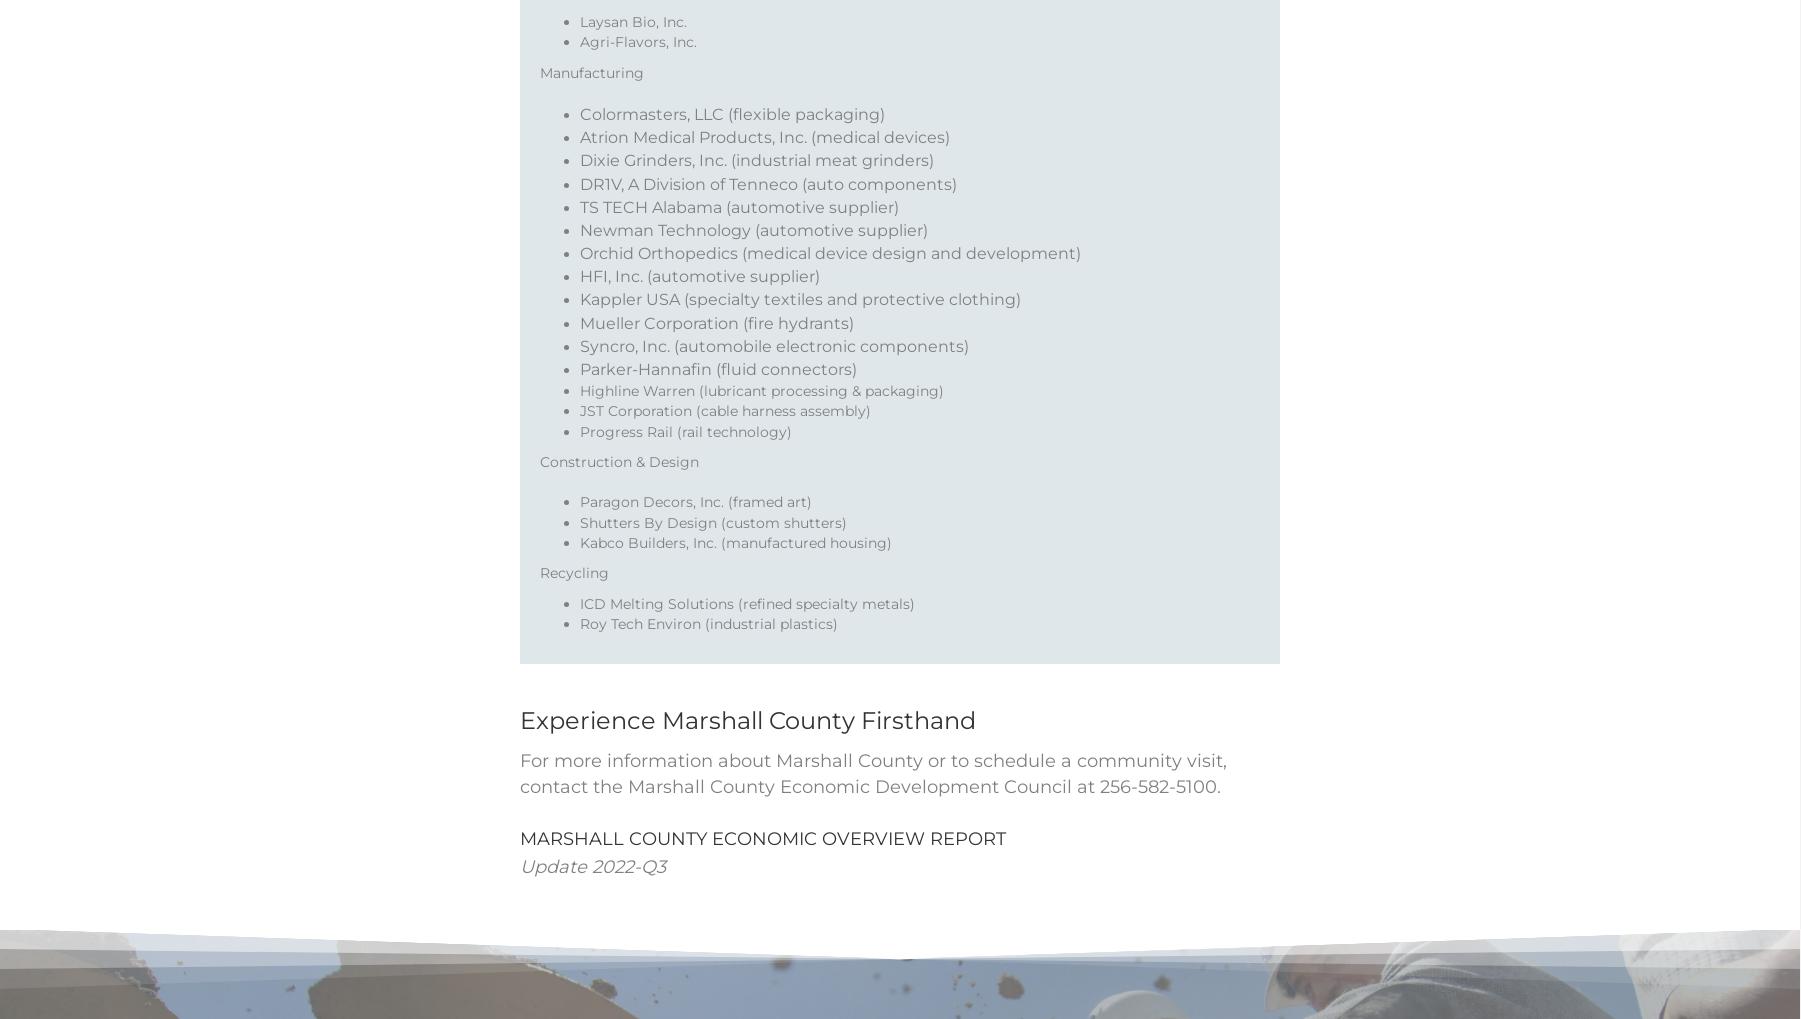 This screenshot has width=1801, height=1019. What do you see at coordinates (593, 892) in the screenshot?
I see `'Update 2022-Q3'` at bounding box center [593, 892].